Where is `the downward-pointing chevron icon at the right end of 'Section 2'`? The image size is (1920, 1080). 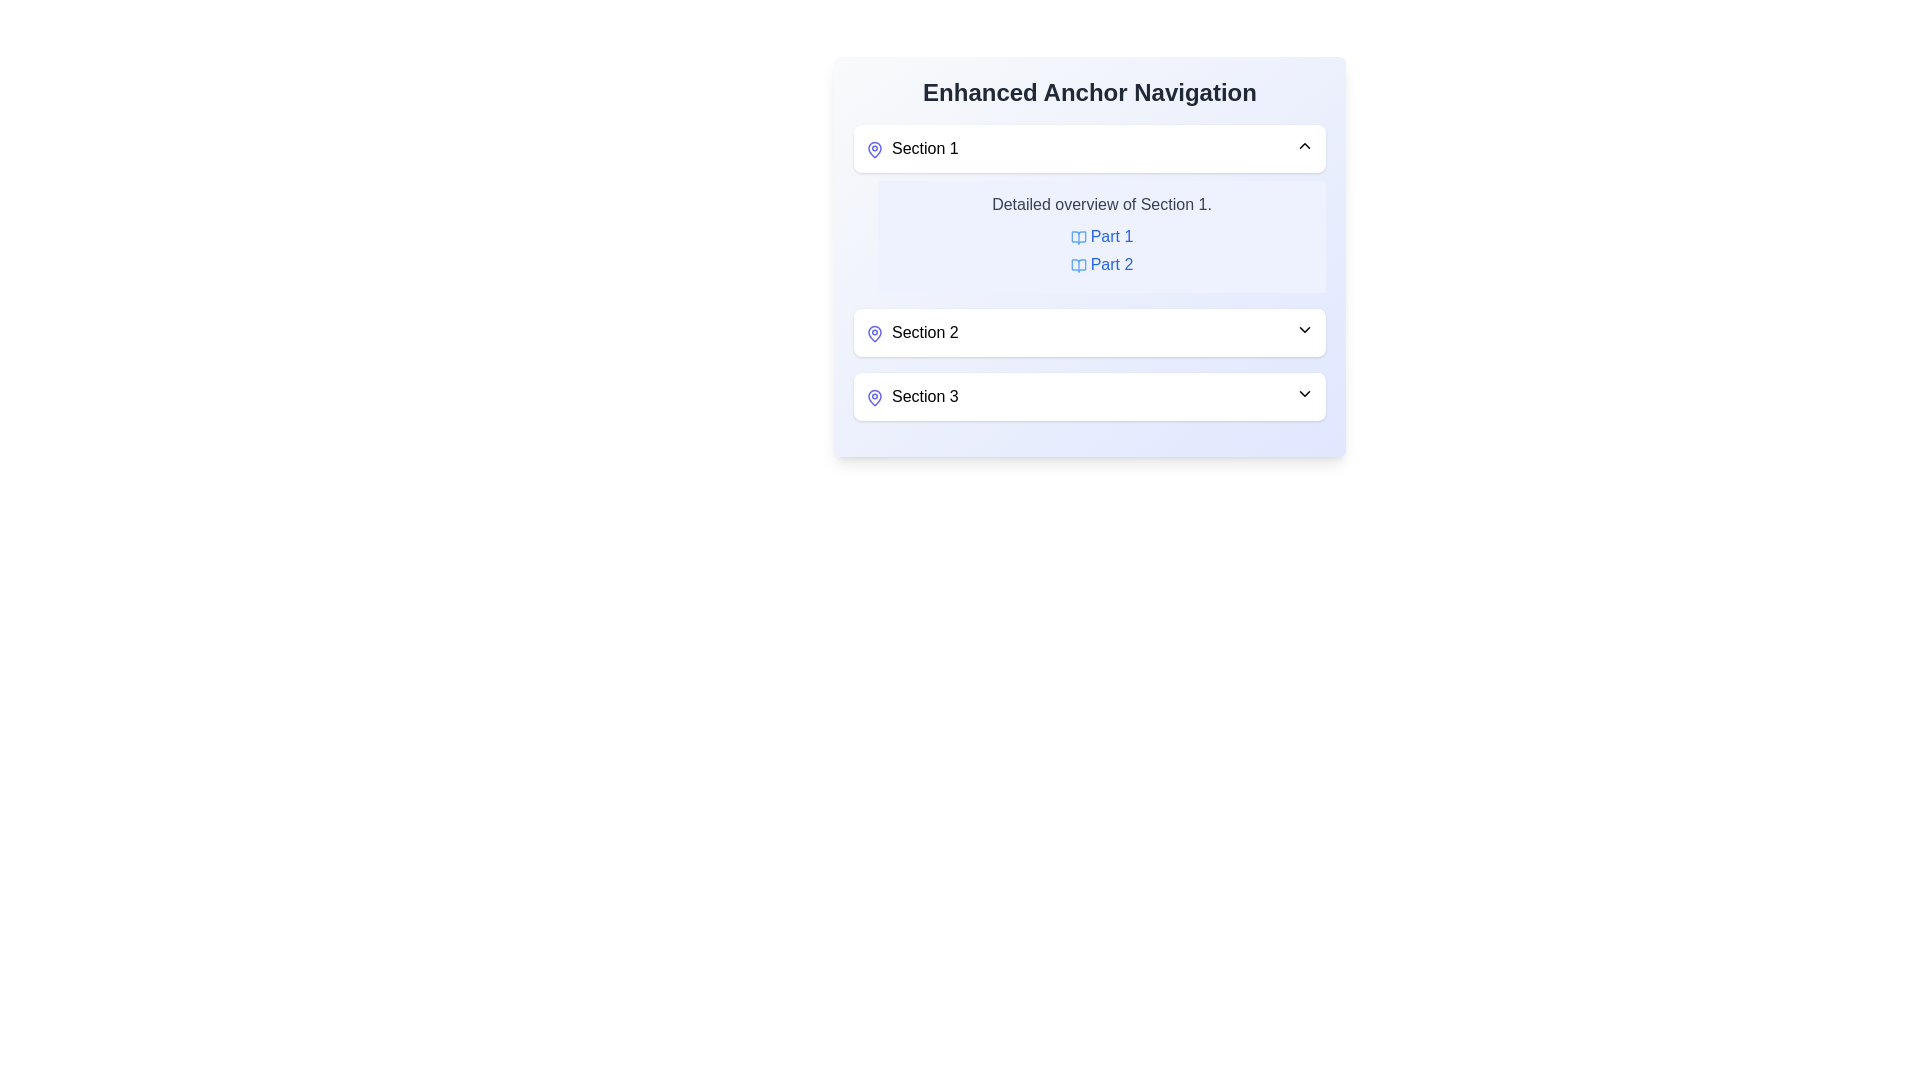
the downward-pointing chevron icon at the right end of 'Section 2' is located at coordinates (1305, 329).